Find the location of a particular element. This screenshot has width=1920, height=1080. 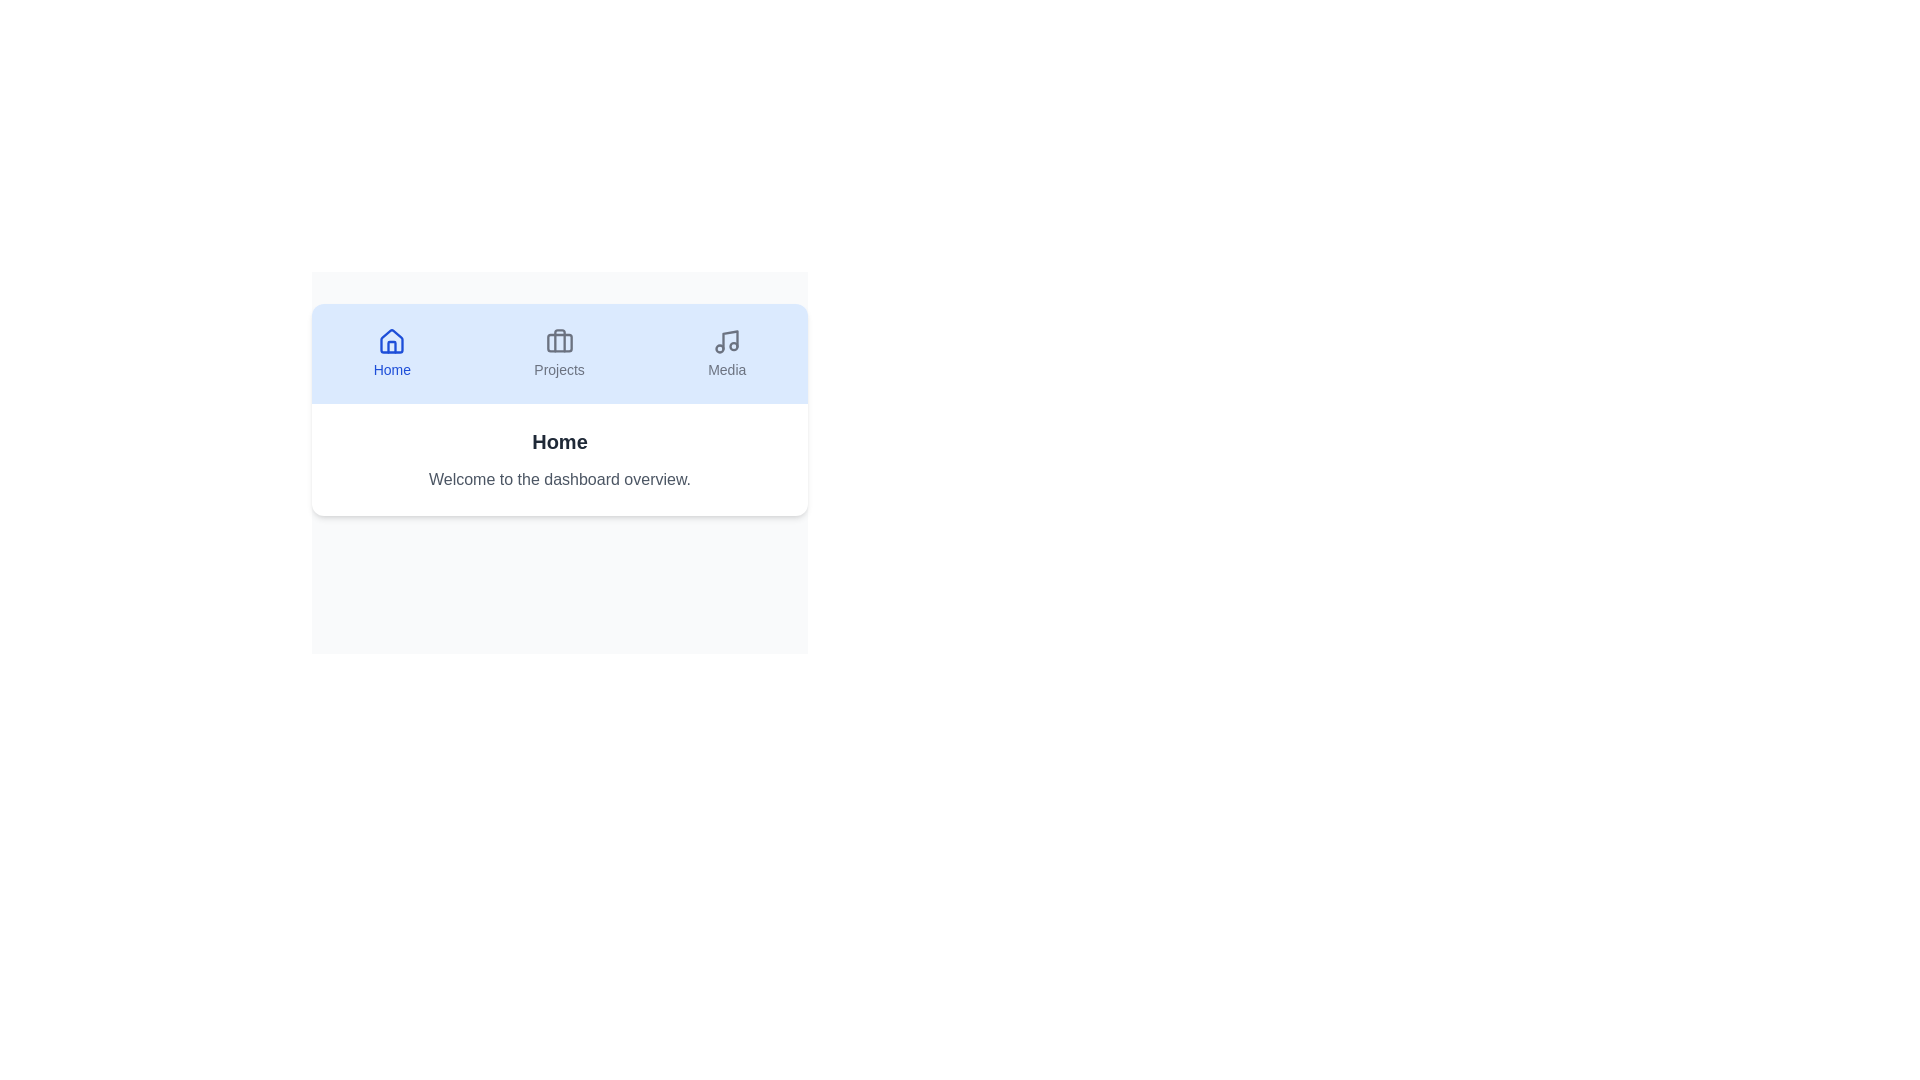

the Projects tab is located at coordinates (558, 353).